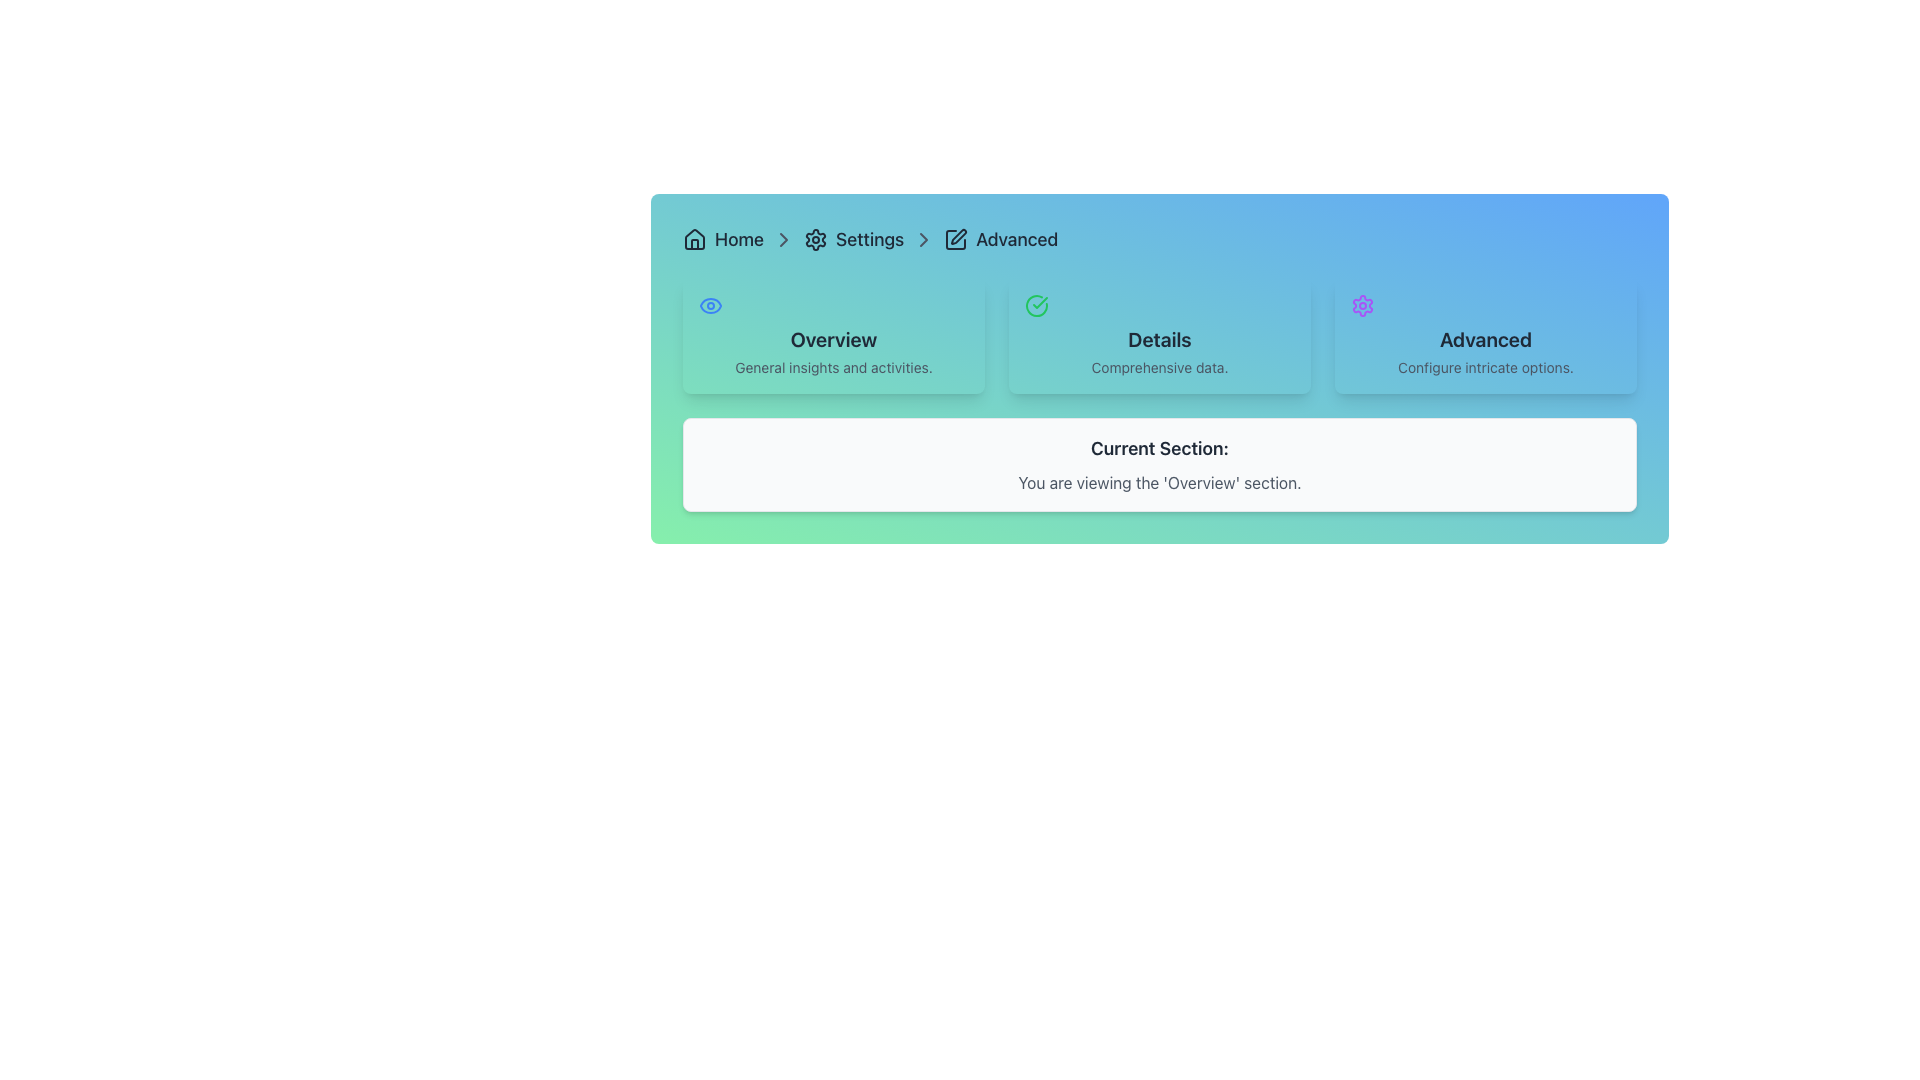 The height and width of the screenshot is (1080, 1920). I want to click on the confirmation icon located on the far right of the second row of main buttons in the 'Details' card, indicating completed statuses or positive validation, so click(1036, 305).